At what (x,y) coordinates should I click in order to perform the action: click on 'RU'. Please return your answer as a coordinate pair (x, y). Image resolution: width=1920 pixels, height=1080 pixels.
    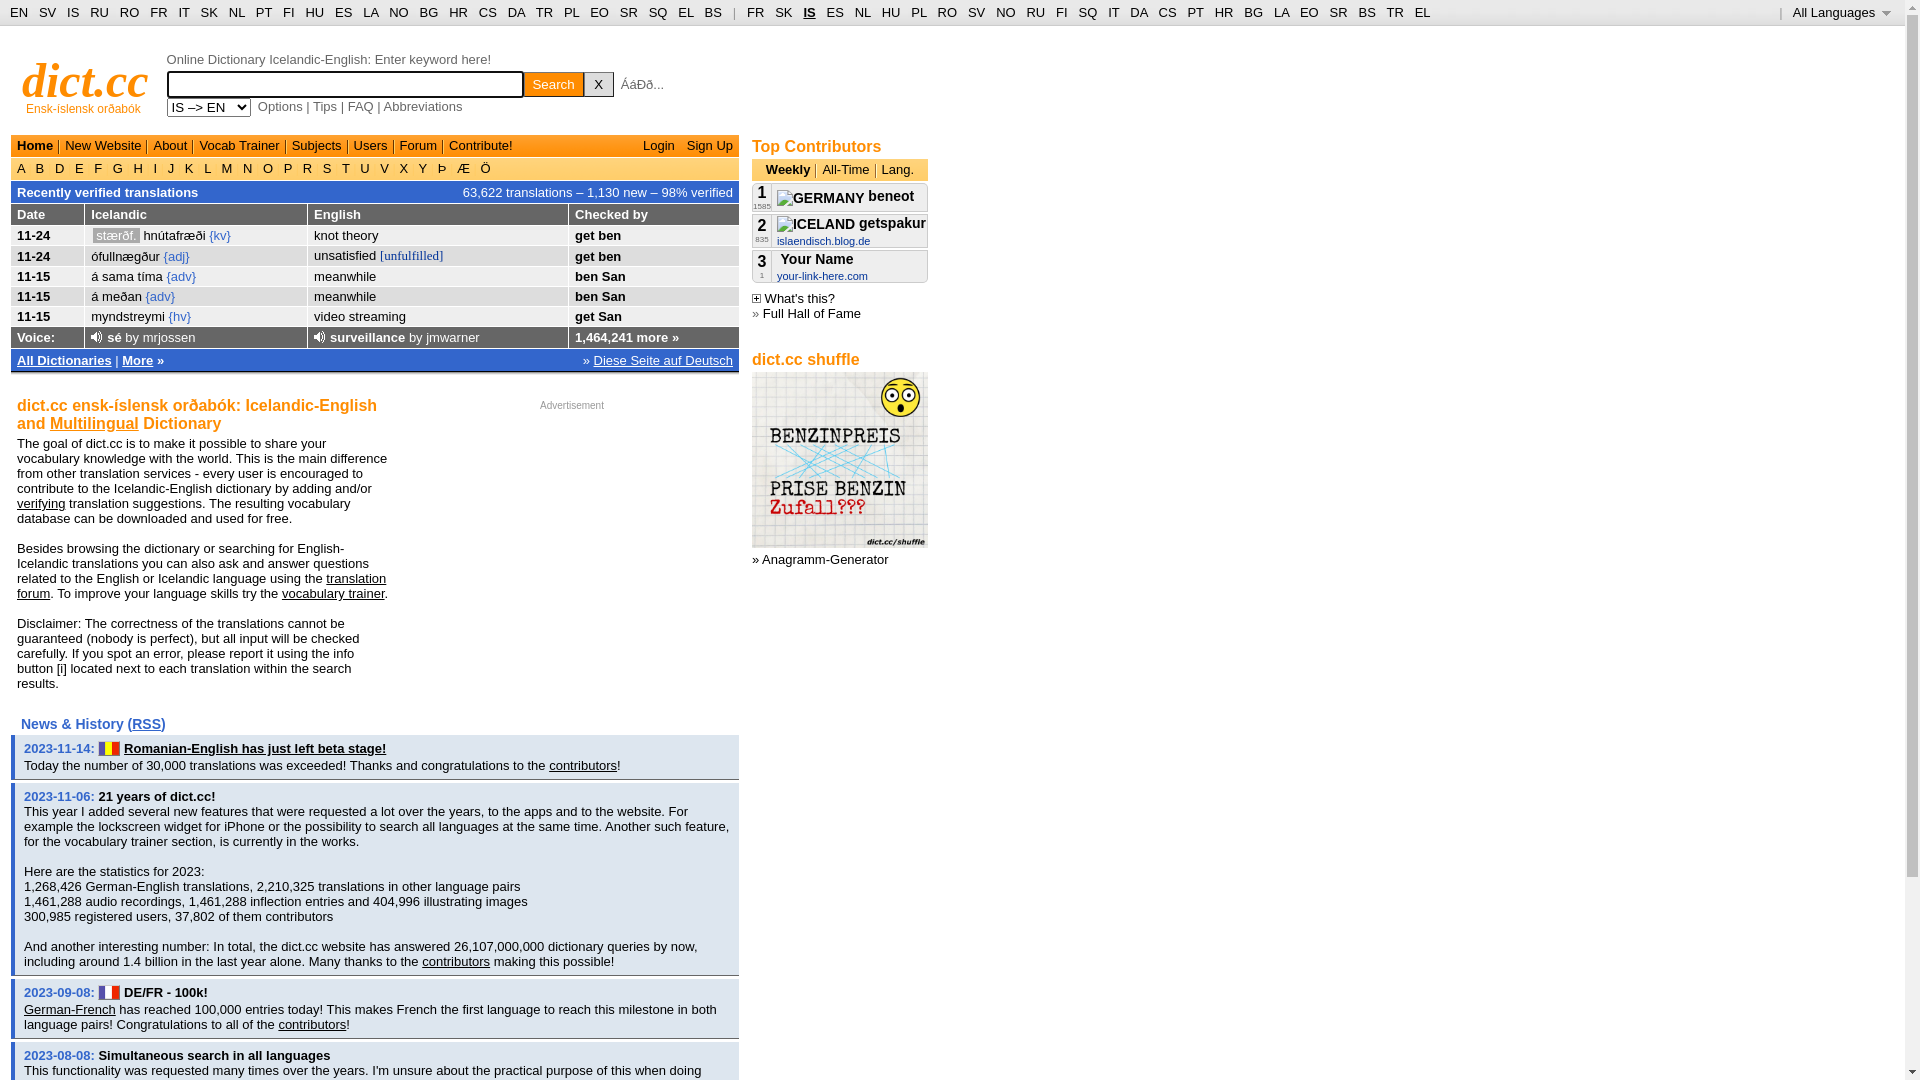
    Looking at the image, I should click on (1035, 12).